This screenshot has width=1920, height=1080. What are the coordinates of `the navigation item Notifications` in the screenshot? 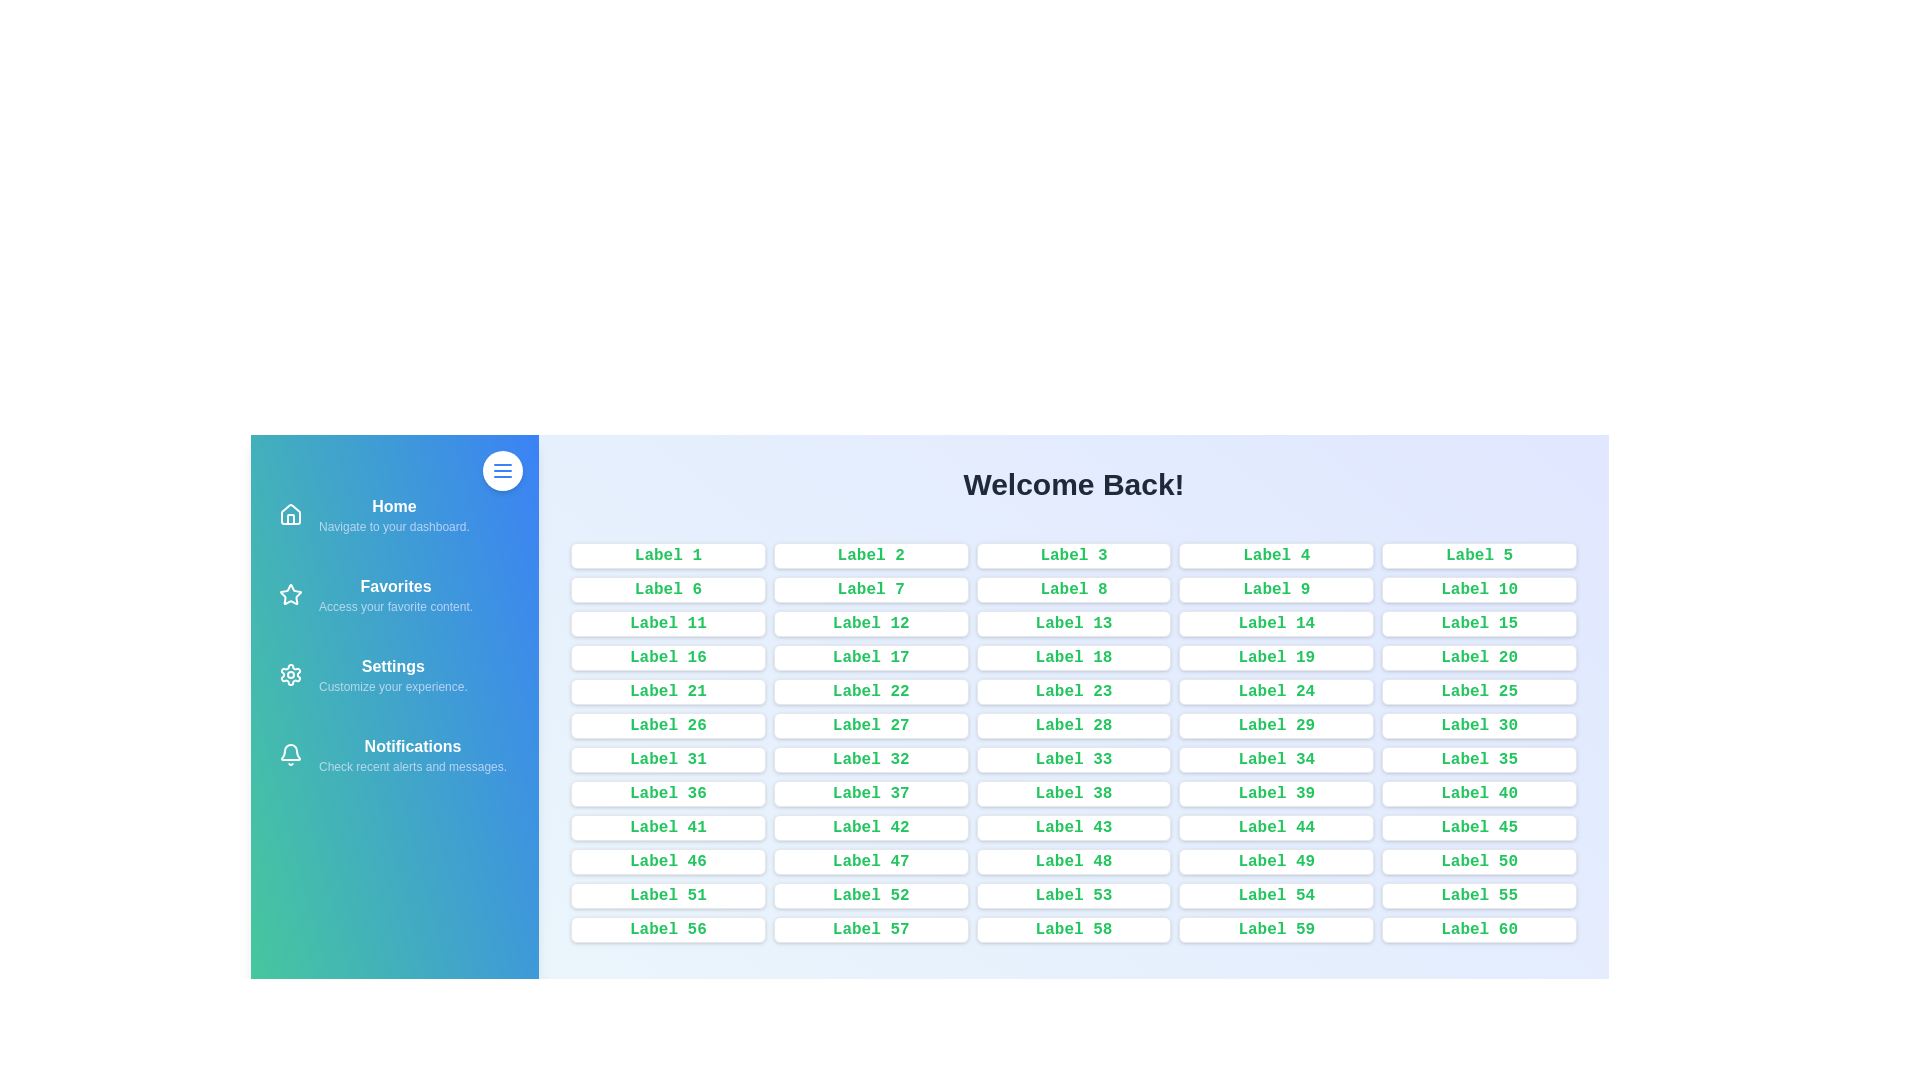 It's located at (394, 755).